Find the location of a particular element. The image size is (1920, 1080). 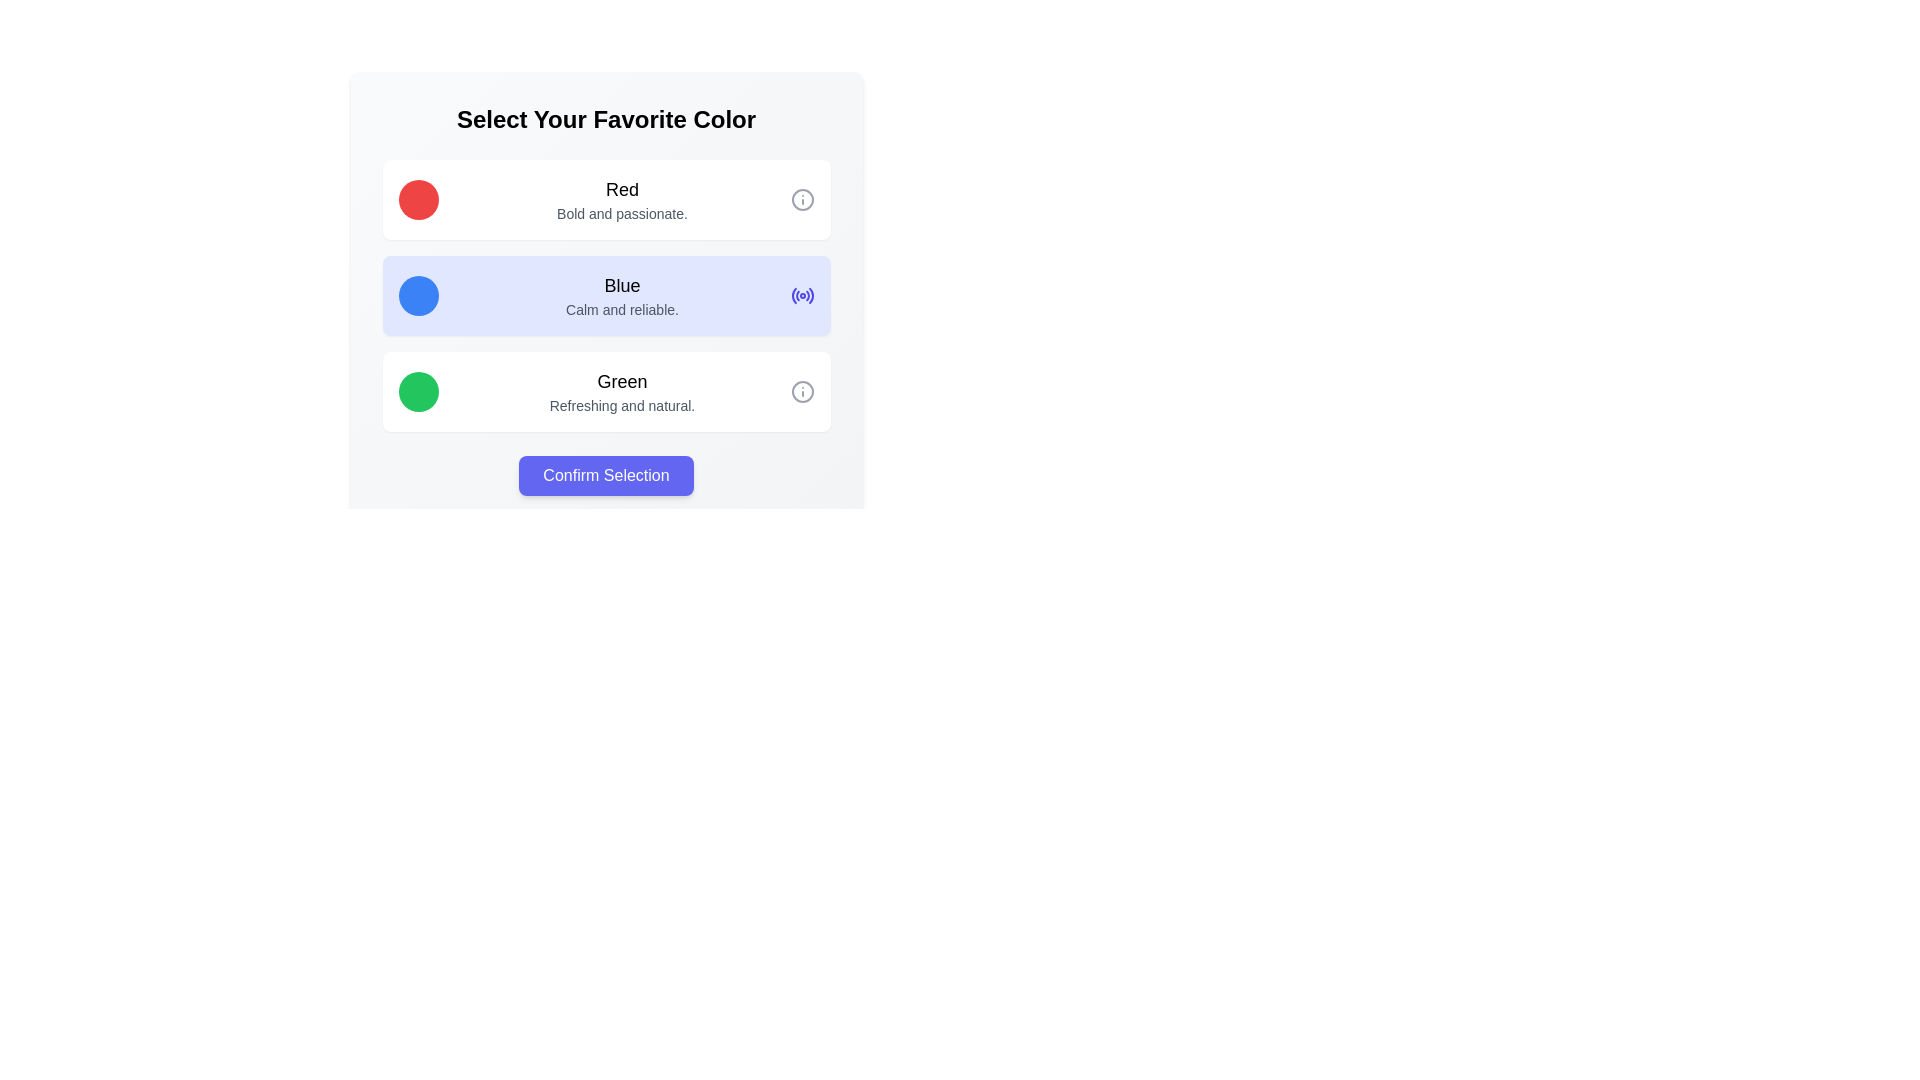

descriptive text content of the Text display element that provides information about the 'Blue' option, which suggests calmness and reliability is located at coordinates (621, 296).